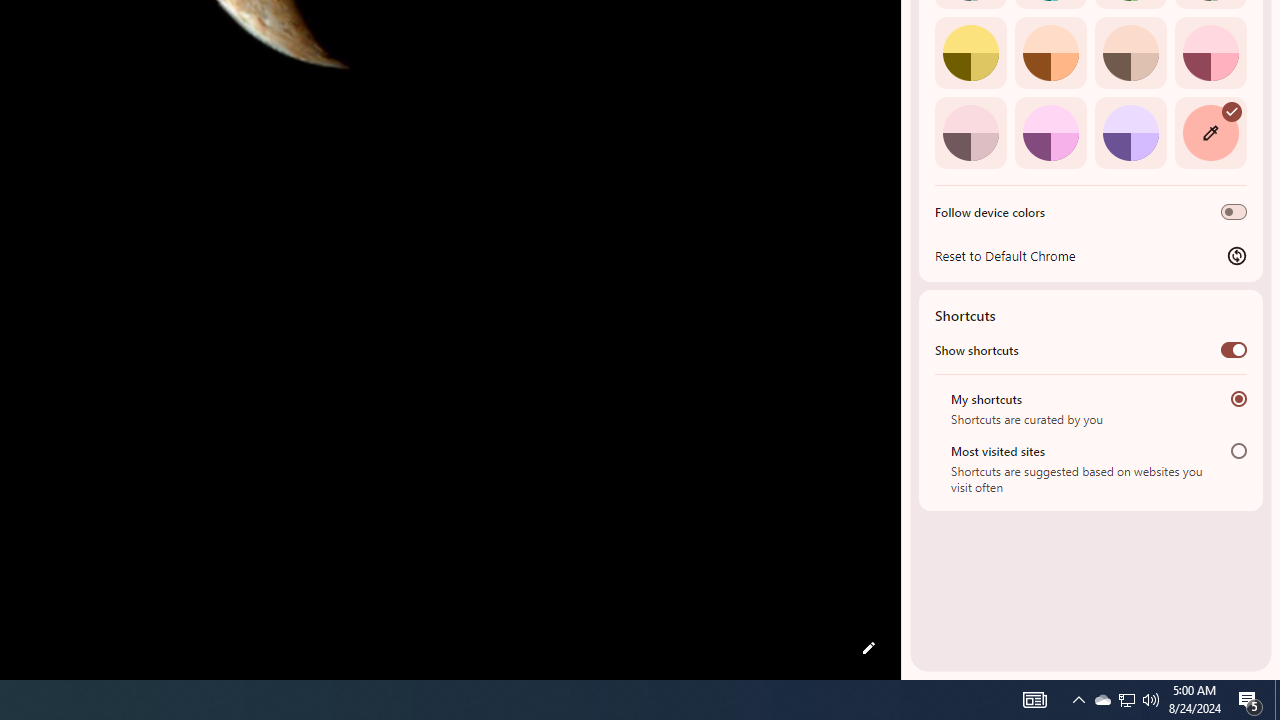 The width and height of the screenshot is (1280, 720). I want to click on 'Most visited sites', so click(1238, 450).